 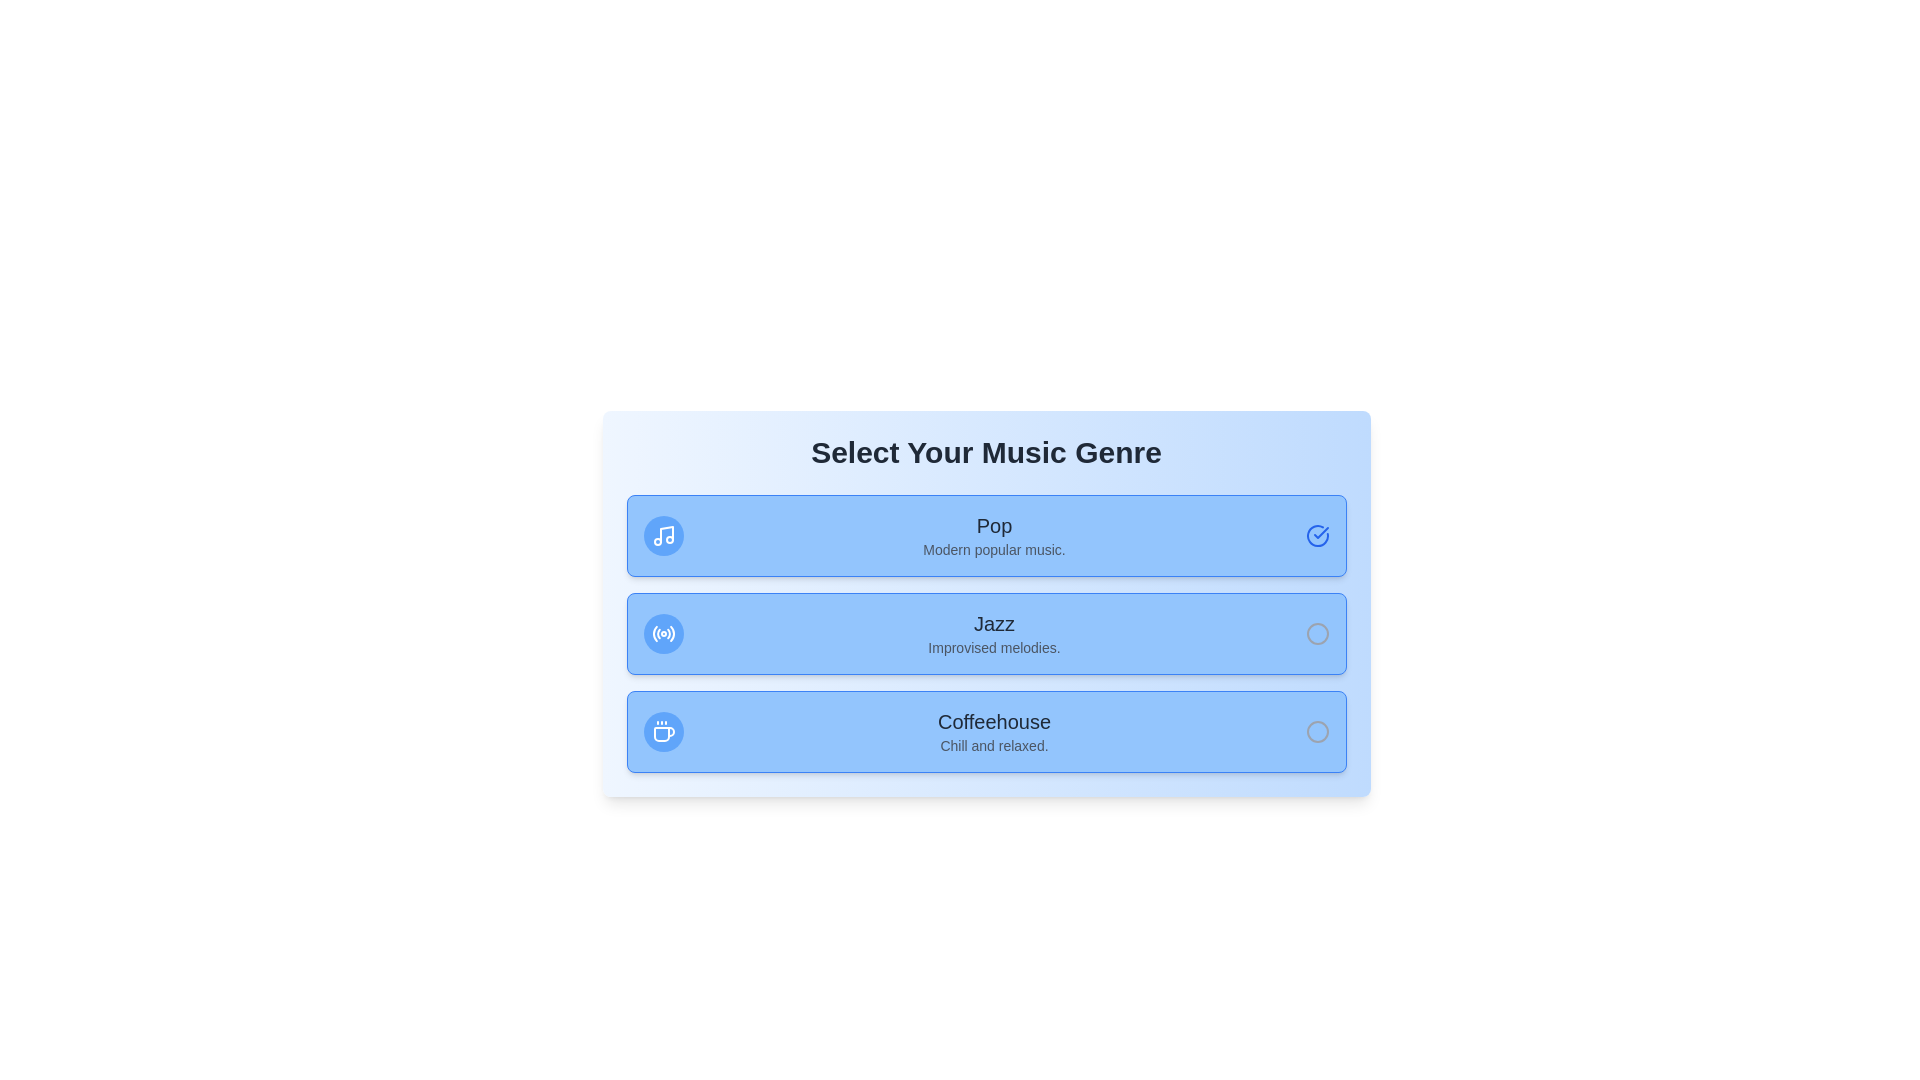 I want to click on the text label displaying 'Coffeehouse', which is located in the central upper portion of a rectangular section with a light blue background, so click(x=994, y=721).